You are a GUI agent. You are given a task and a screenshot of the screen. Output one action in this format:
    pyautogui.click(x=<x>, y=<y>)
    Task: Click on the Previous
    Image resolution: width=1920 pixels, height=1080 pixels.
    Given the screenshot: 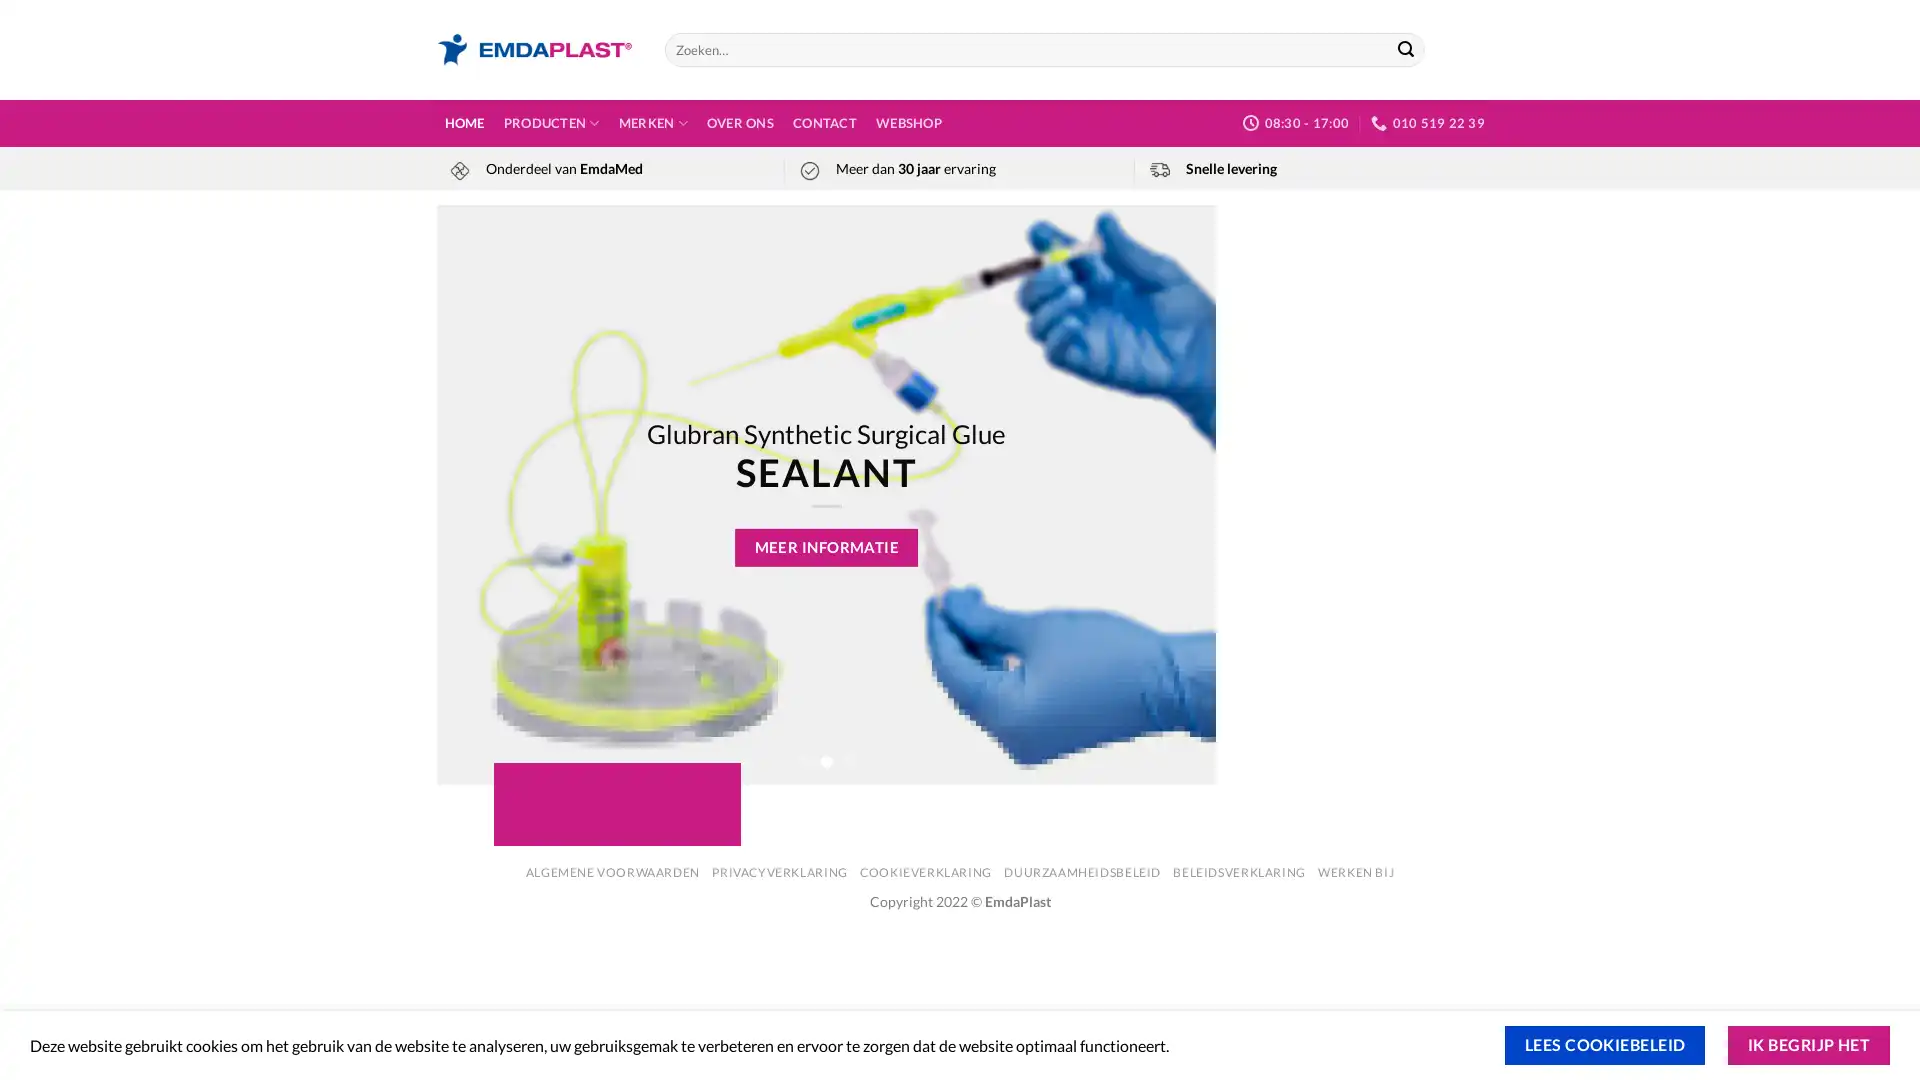 What is the action you would take?
    pyautogui.click(x=477, y=493)
    